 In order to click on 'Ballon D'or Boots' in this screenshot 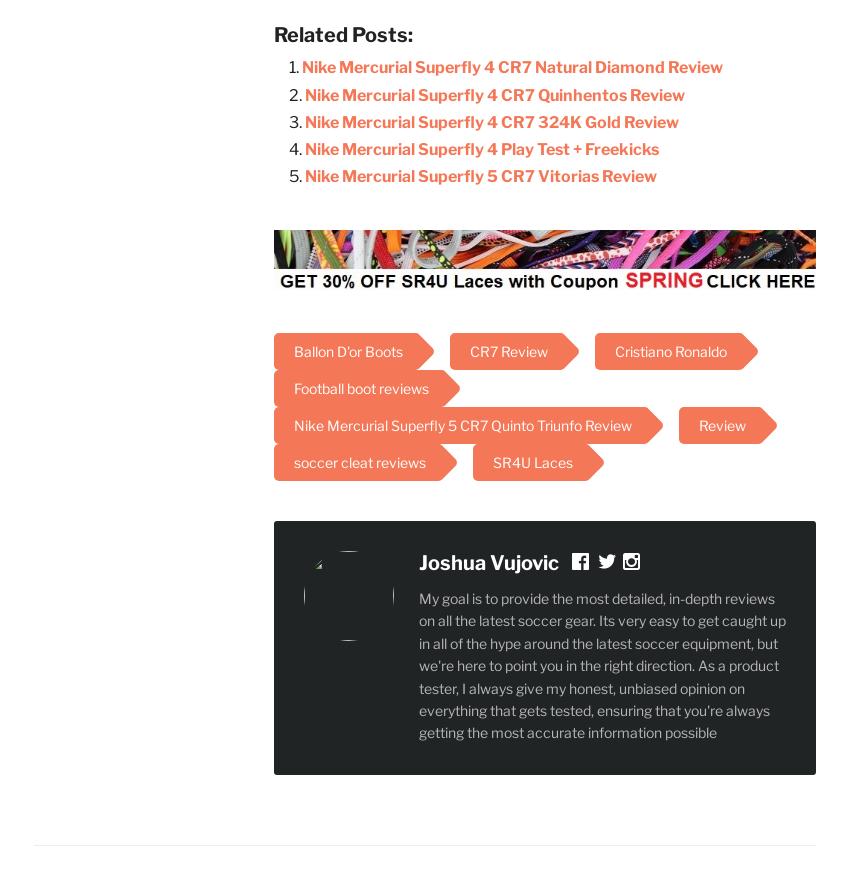, I will do `click(347, 351)`.